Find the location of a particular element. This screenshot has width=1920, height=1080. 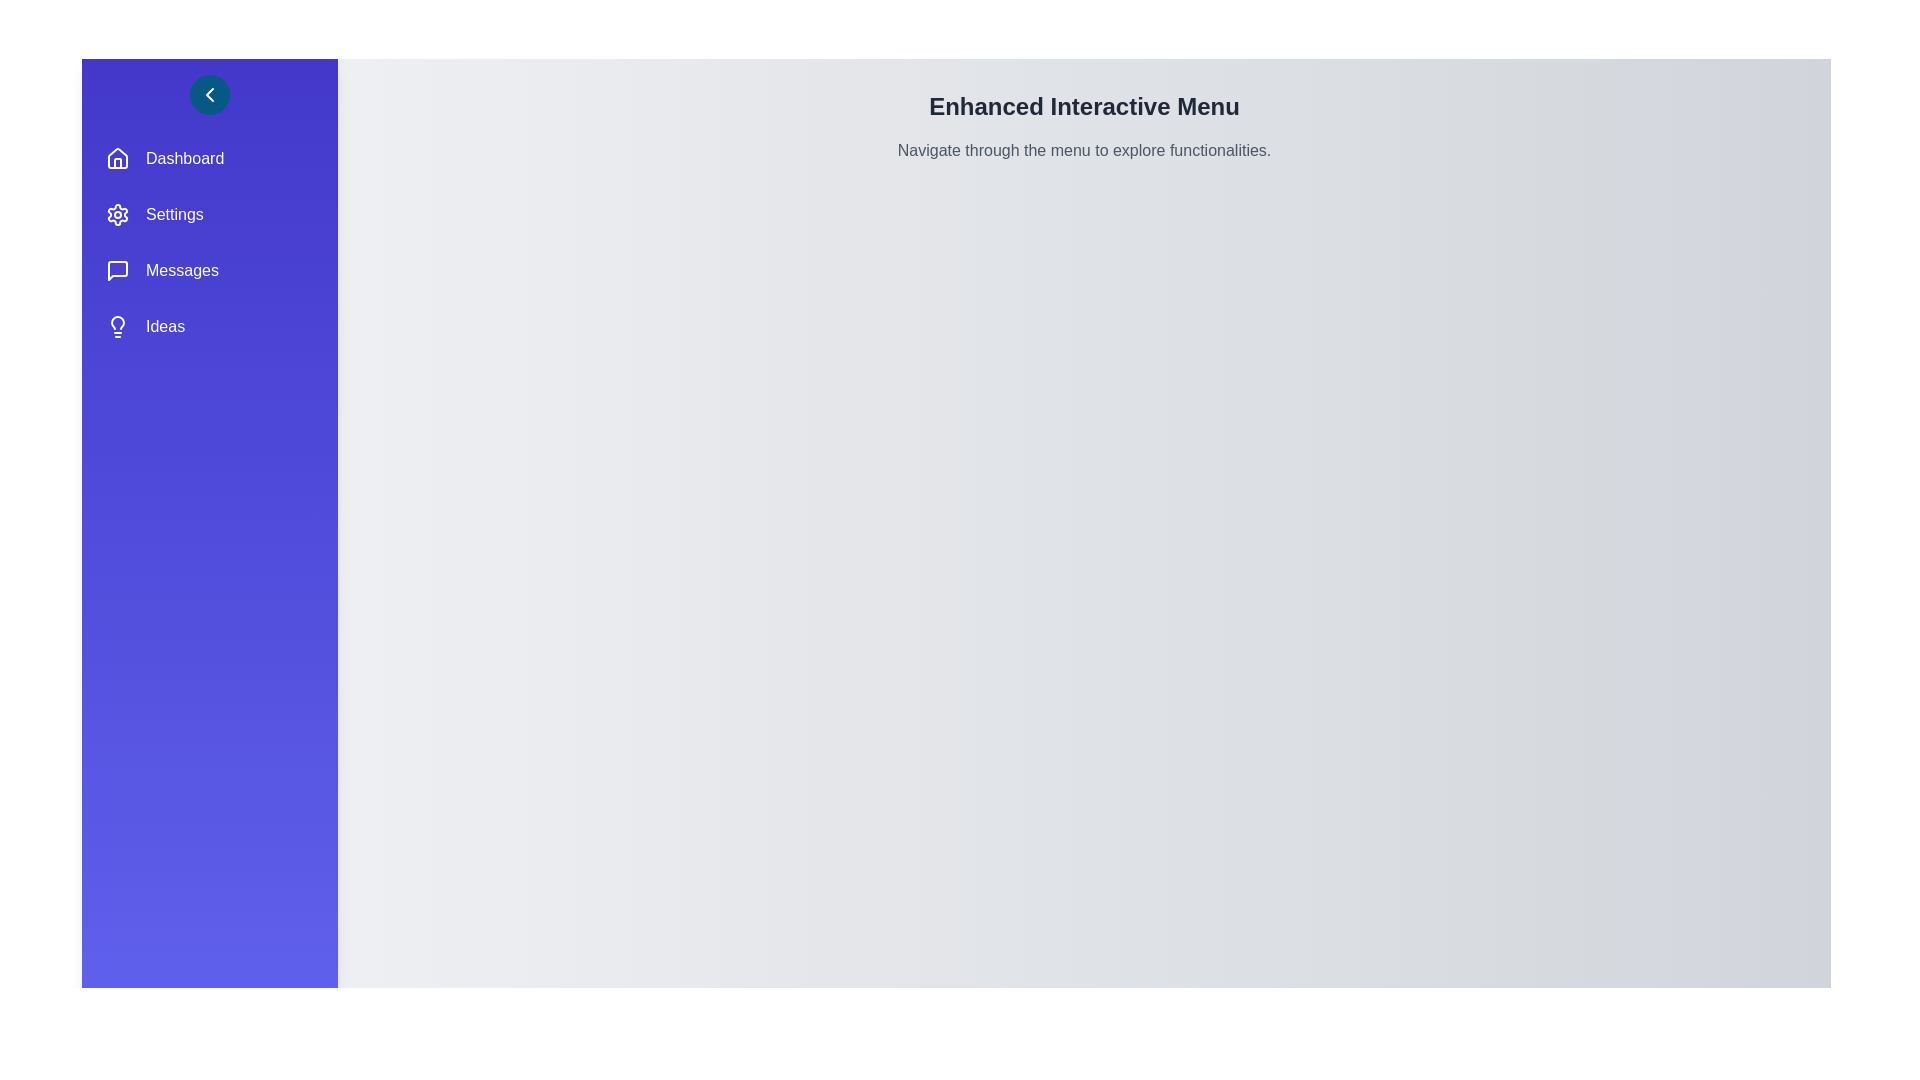

the menu item Settings to select it is located at coordinates (210, 215).